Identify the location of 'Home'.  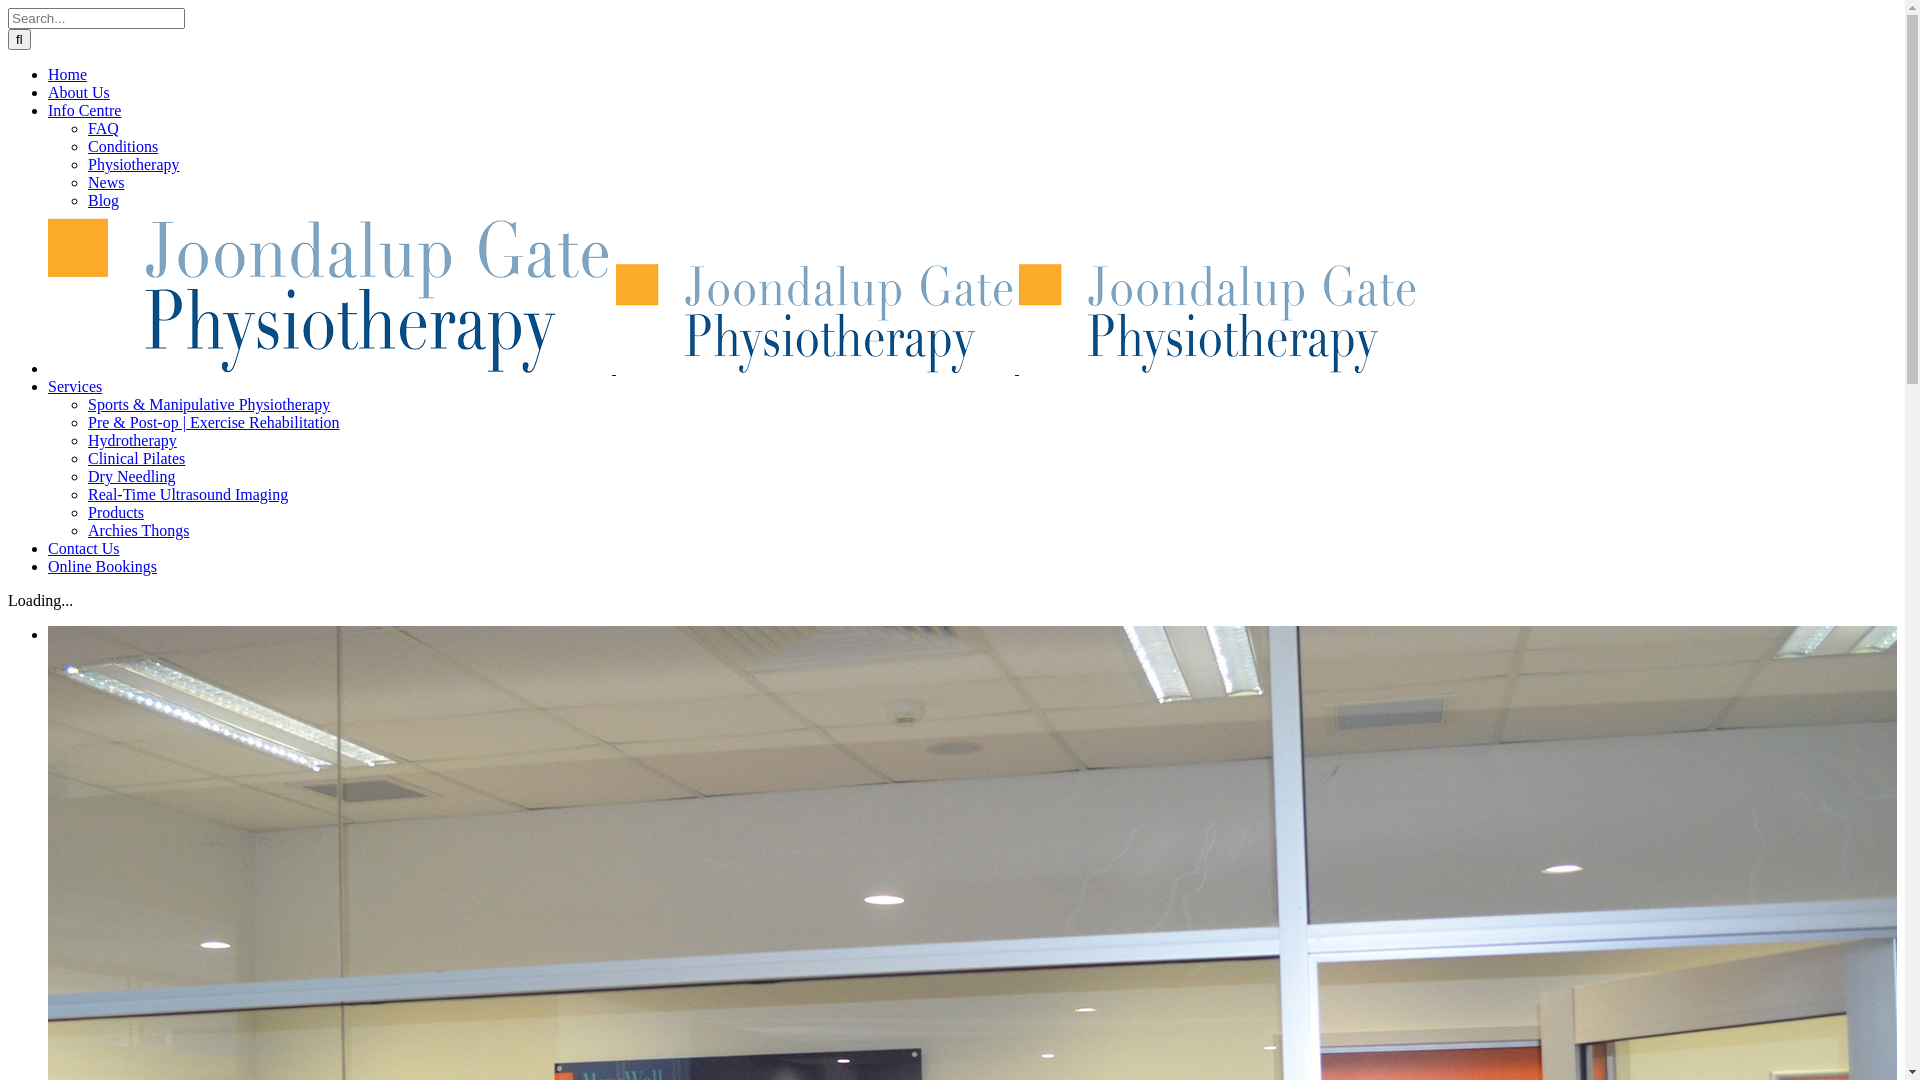
(67, 73).